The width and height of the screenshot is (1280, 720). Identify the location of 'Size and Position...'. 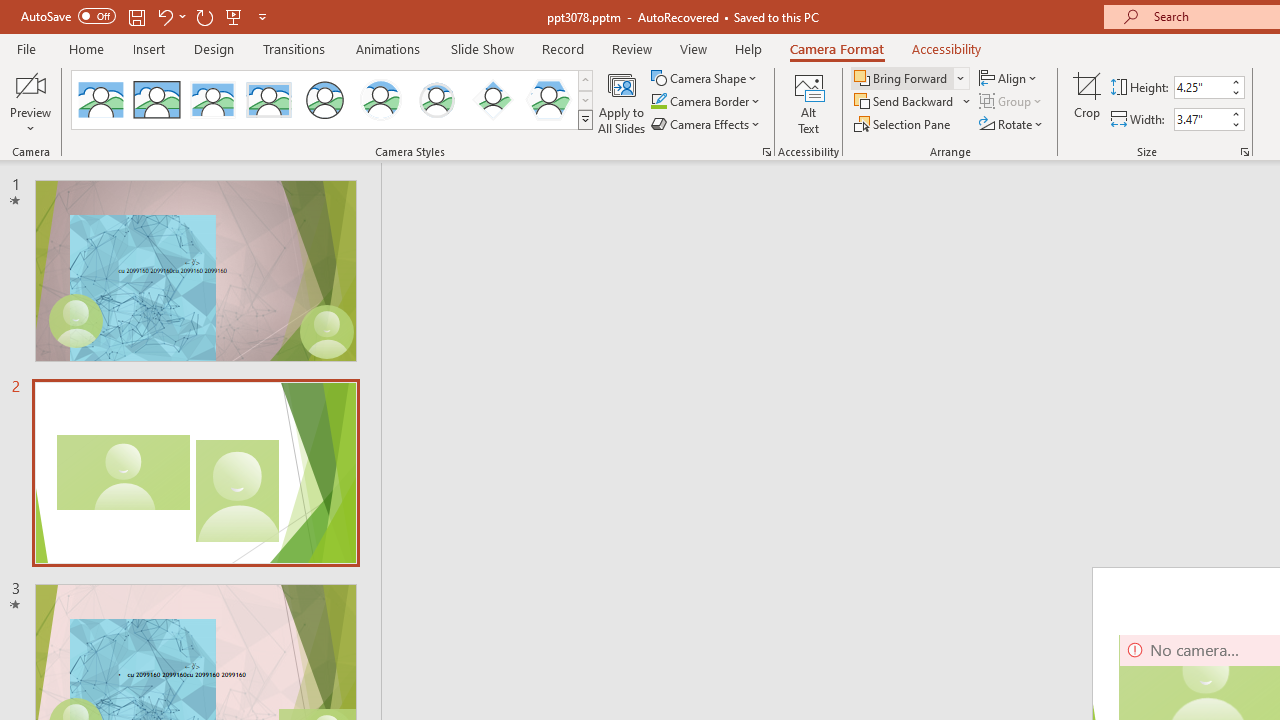
(1243, 150).